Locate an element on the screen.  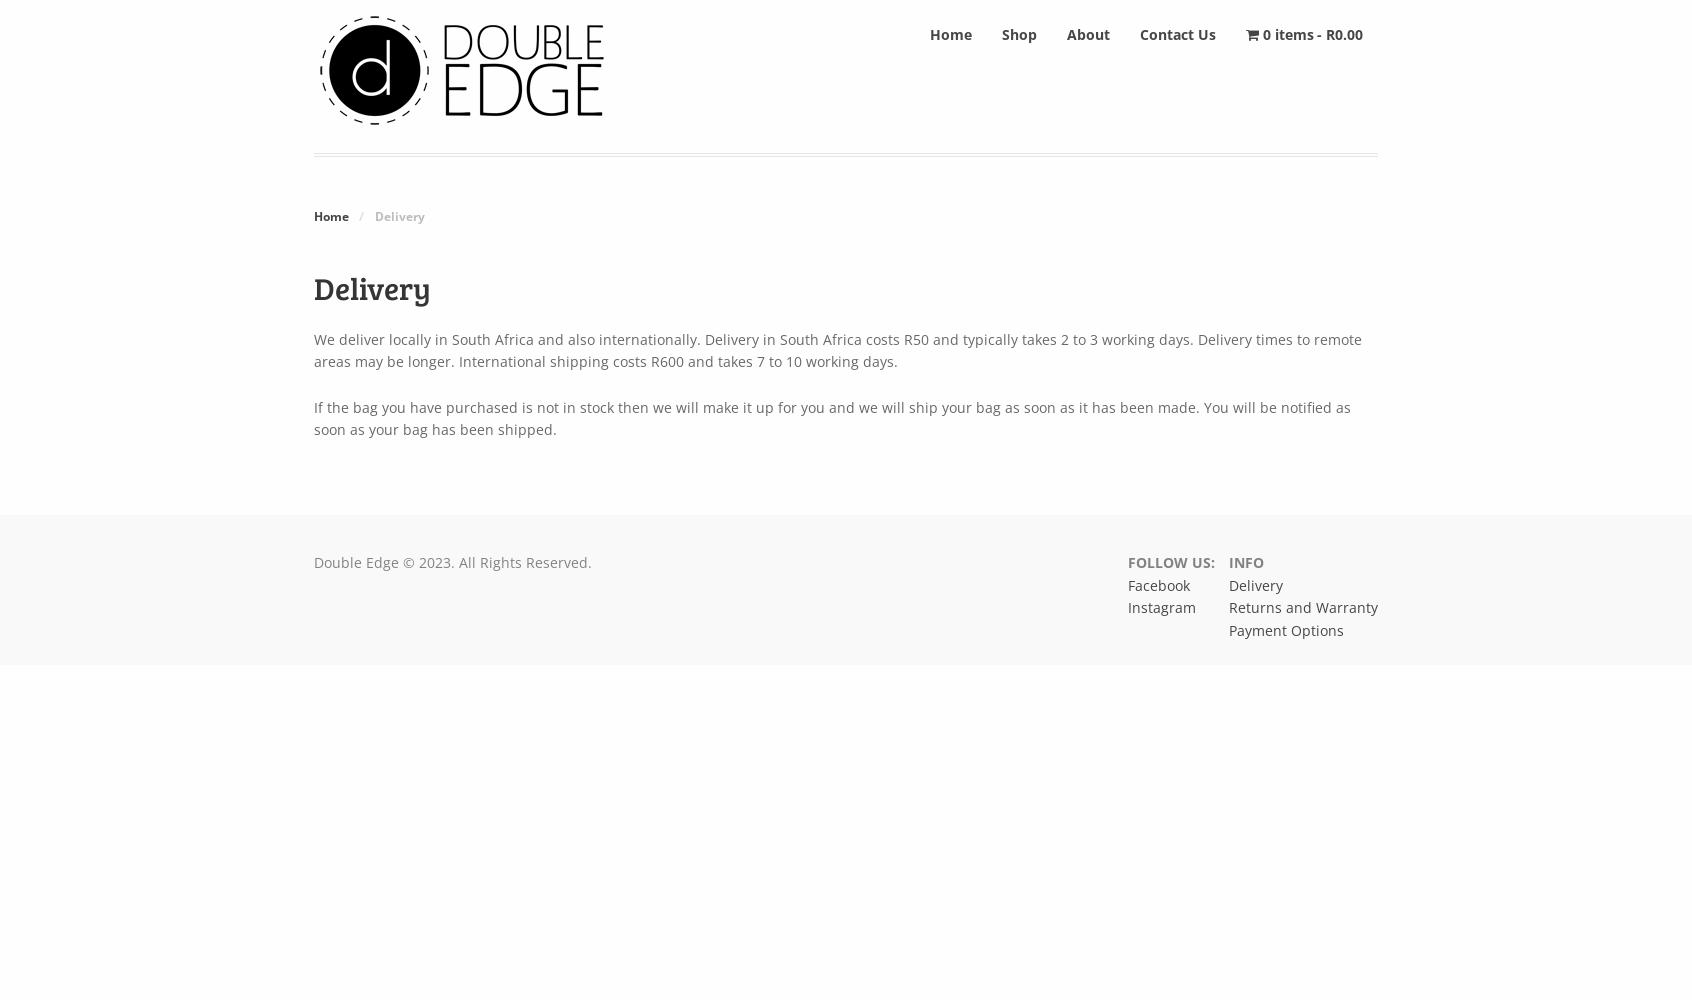
'Facebook' is located at coordinates (1157, 583).